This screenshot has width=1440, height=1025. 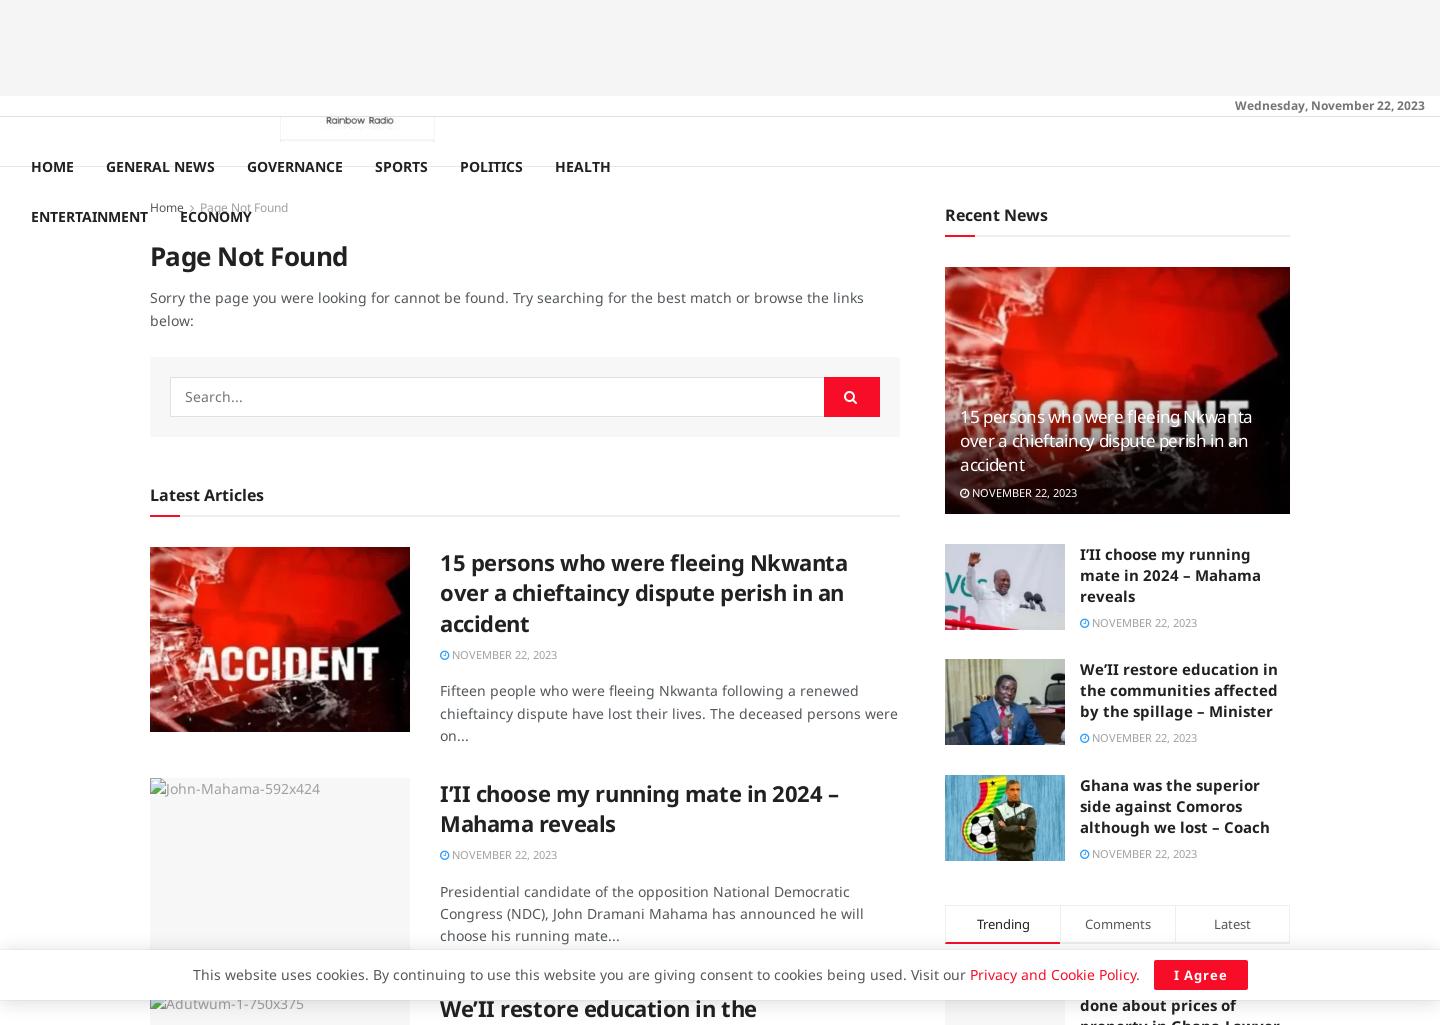 What do you see at coordinates (1138, 974) in the screenshot?
I see `'.'` at bounding box center [1138, 974].